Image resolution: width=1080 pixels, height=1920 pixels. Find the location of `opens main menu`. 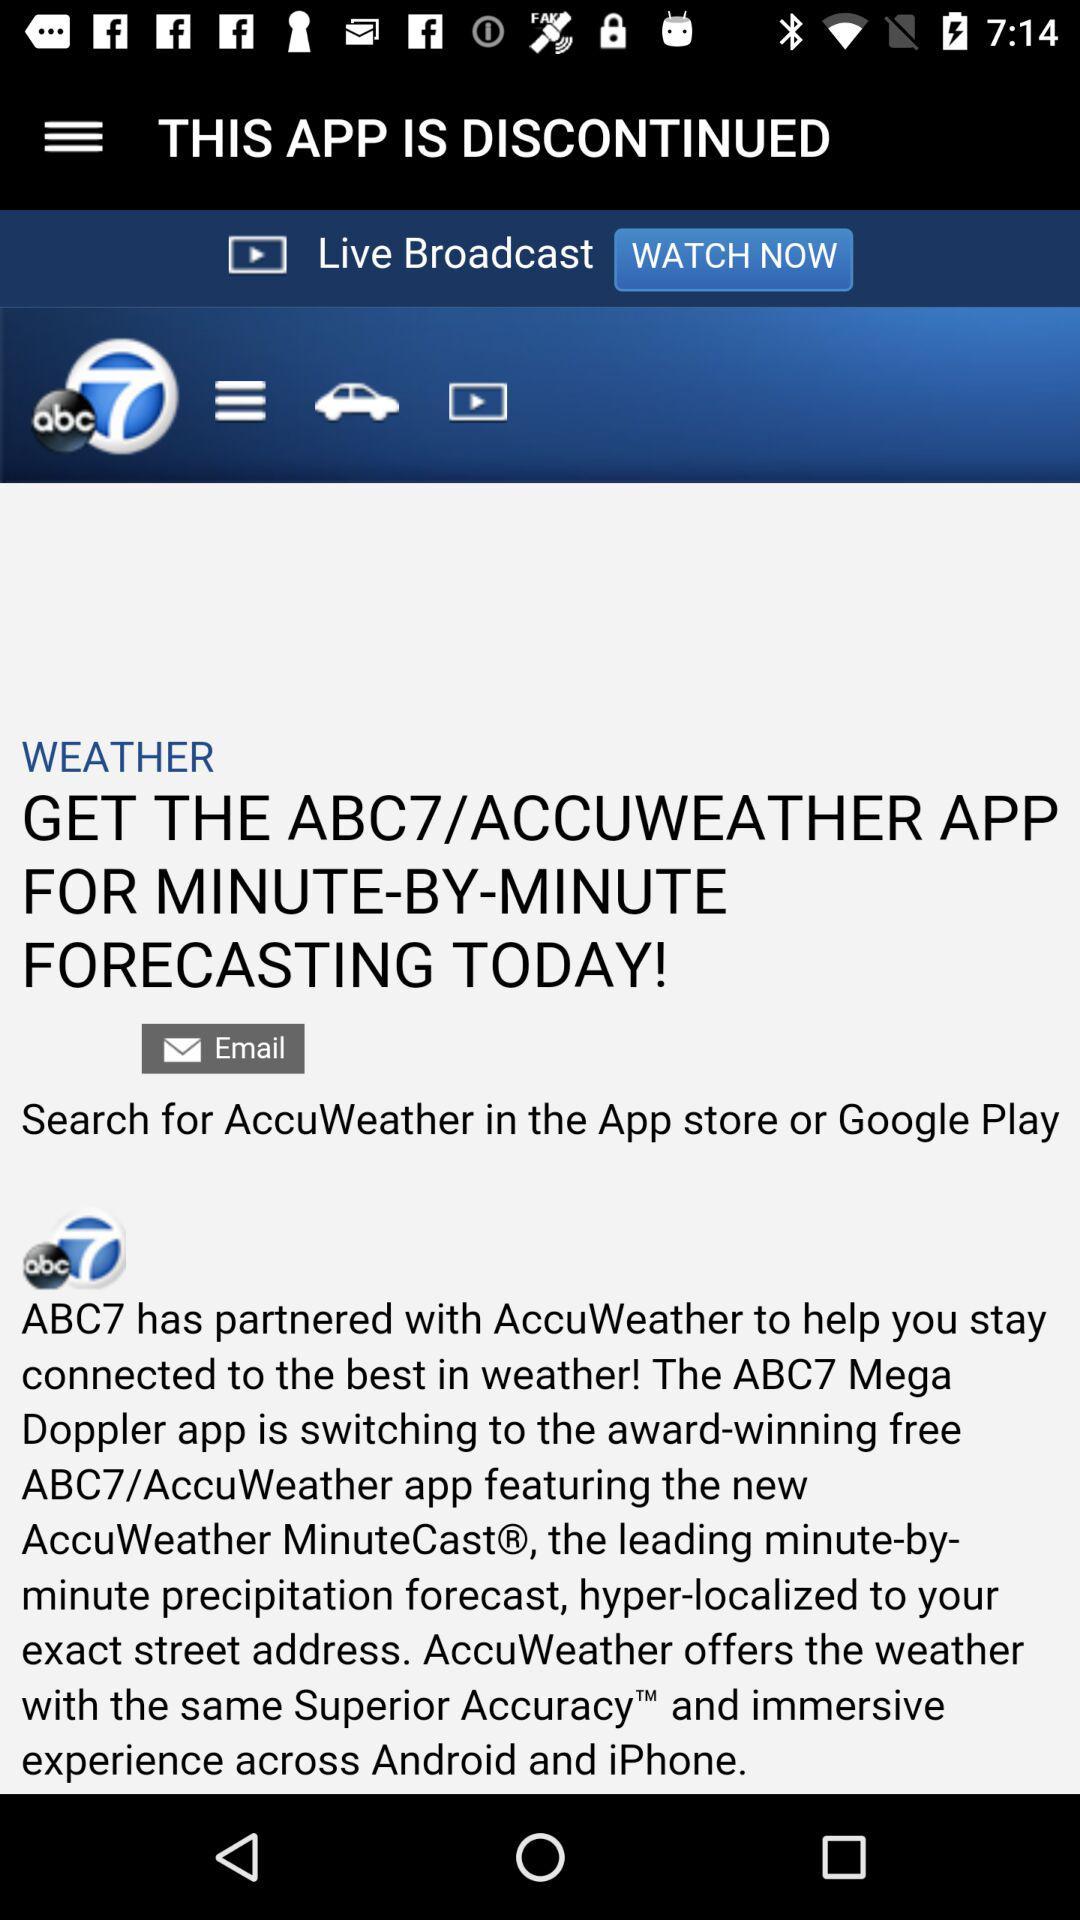

opens main menu is located at coordinates (72, 135).